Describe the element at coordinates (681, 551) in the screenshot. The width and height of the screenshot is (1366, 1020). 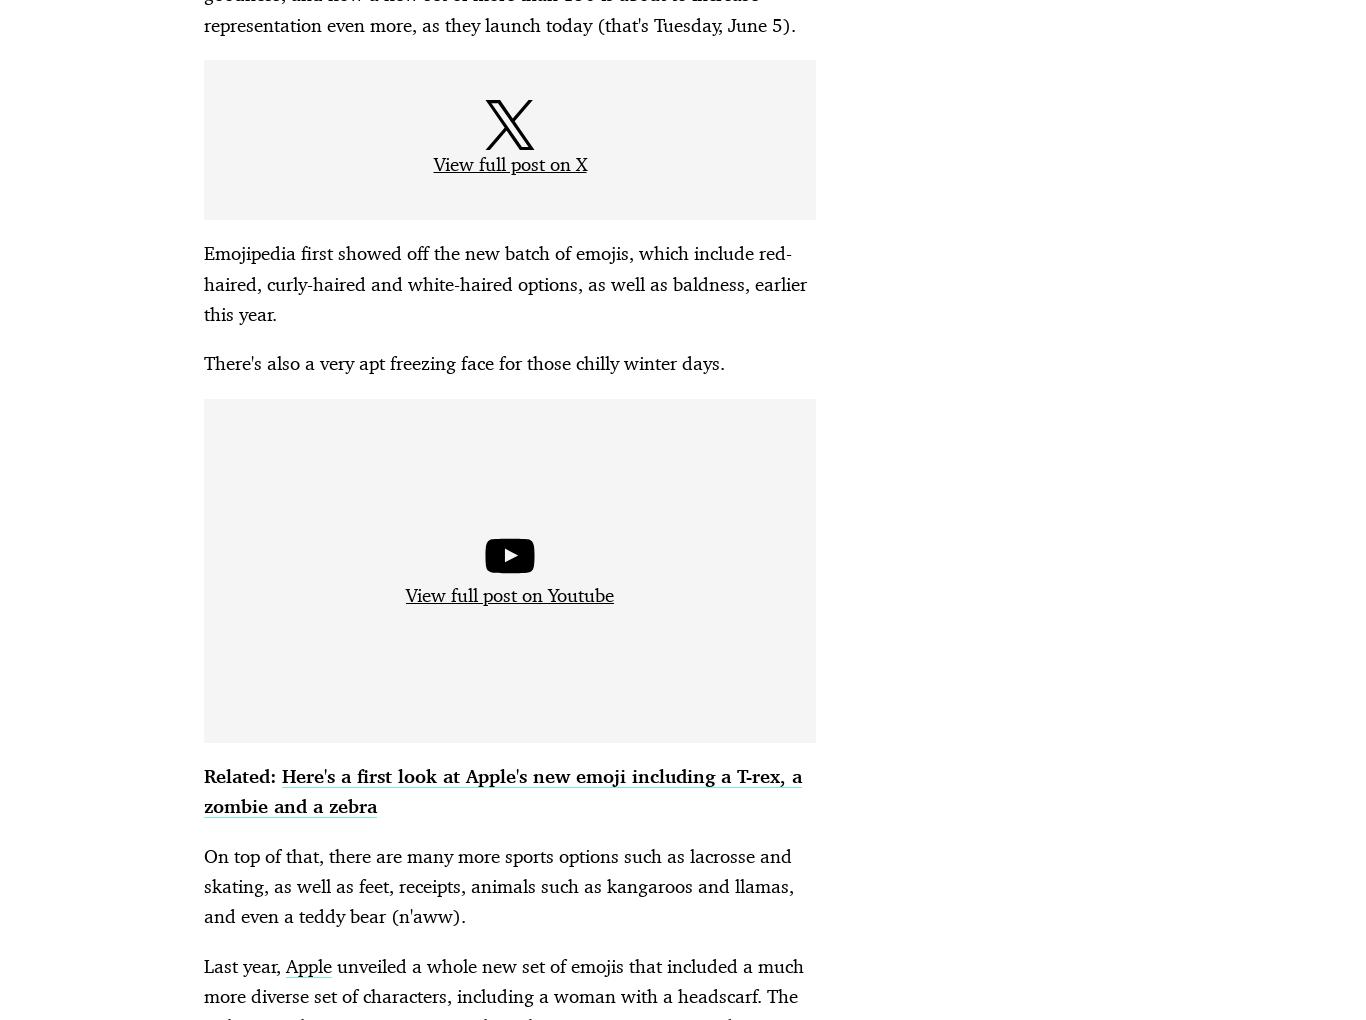
I see `'Advertisement - Continue Reading Below'` at that location.